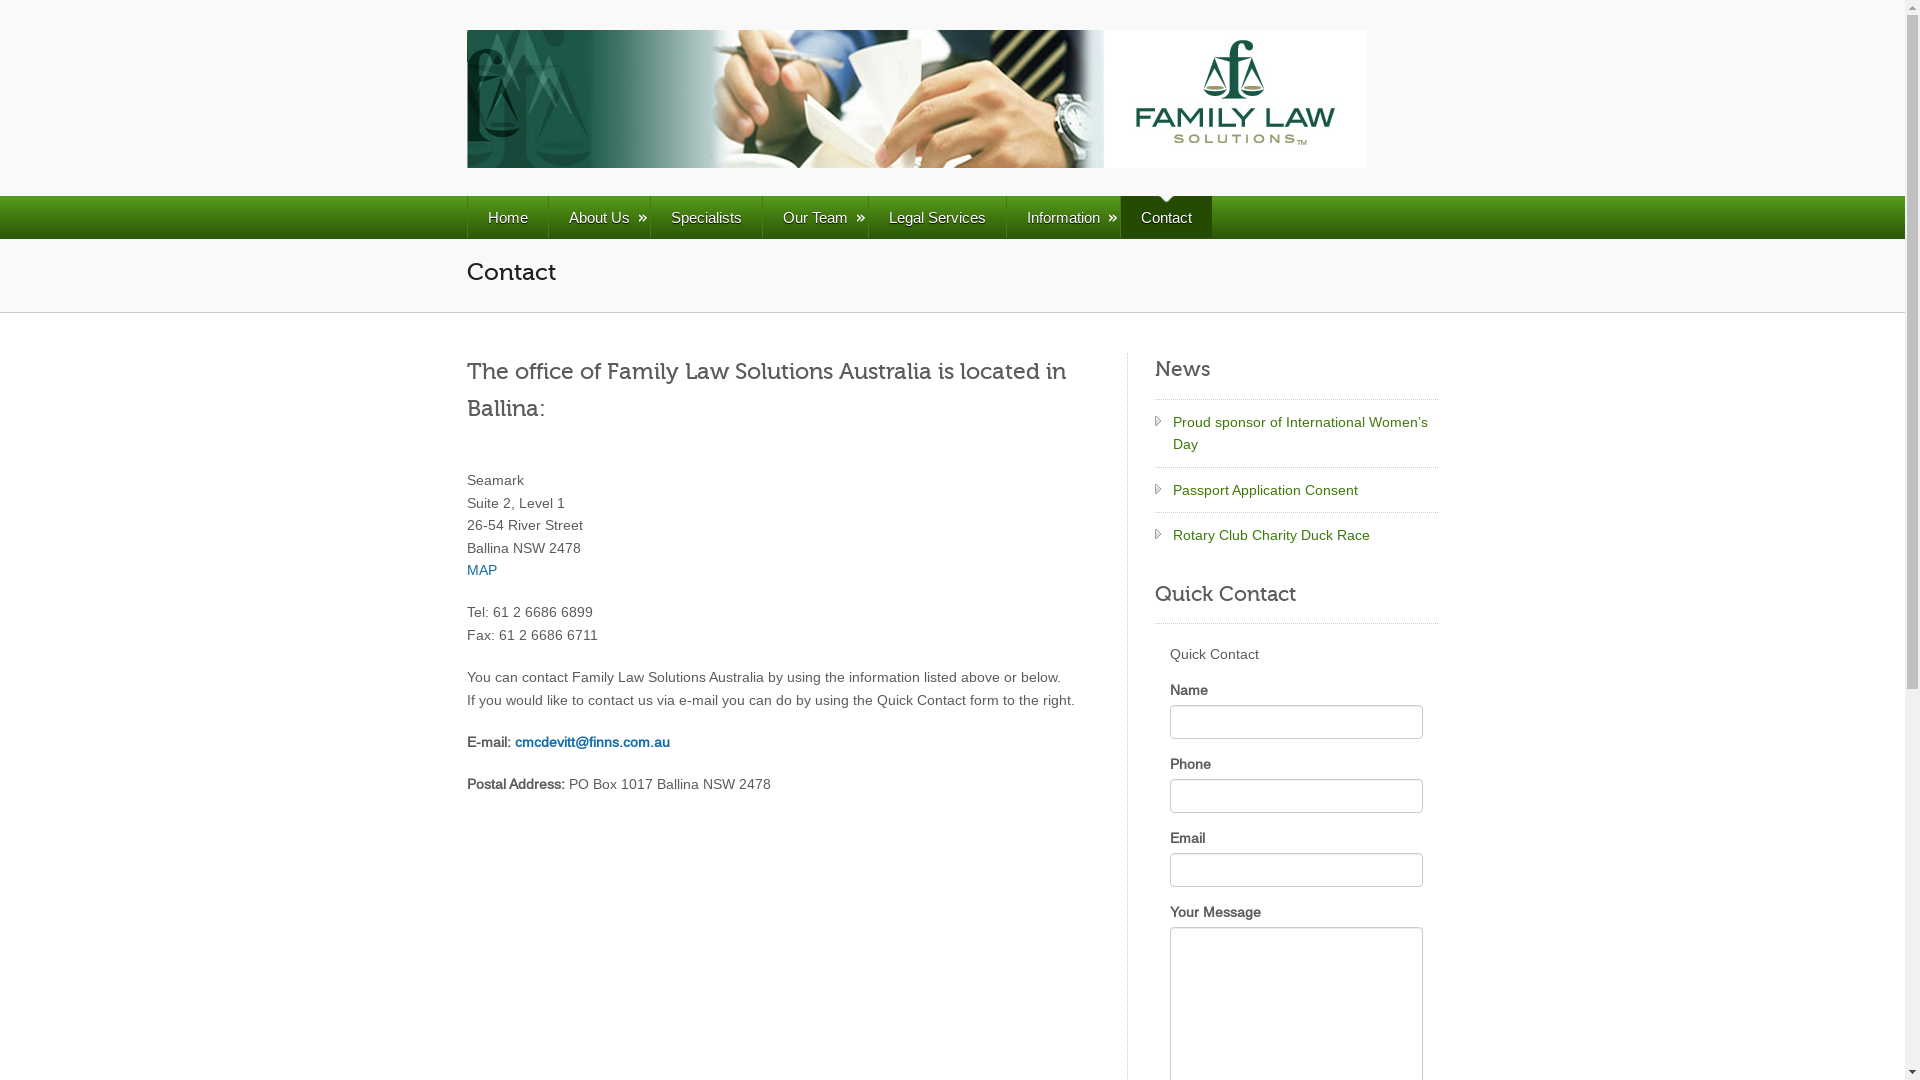 This screenshot has width=1920, height=1080. What do you see at coordinates (598, 216) in the screenshot?
I see `'About Us'` at bounding box center [598, 216].